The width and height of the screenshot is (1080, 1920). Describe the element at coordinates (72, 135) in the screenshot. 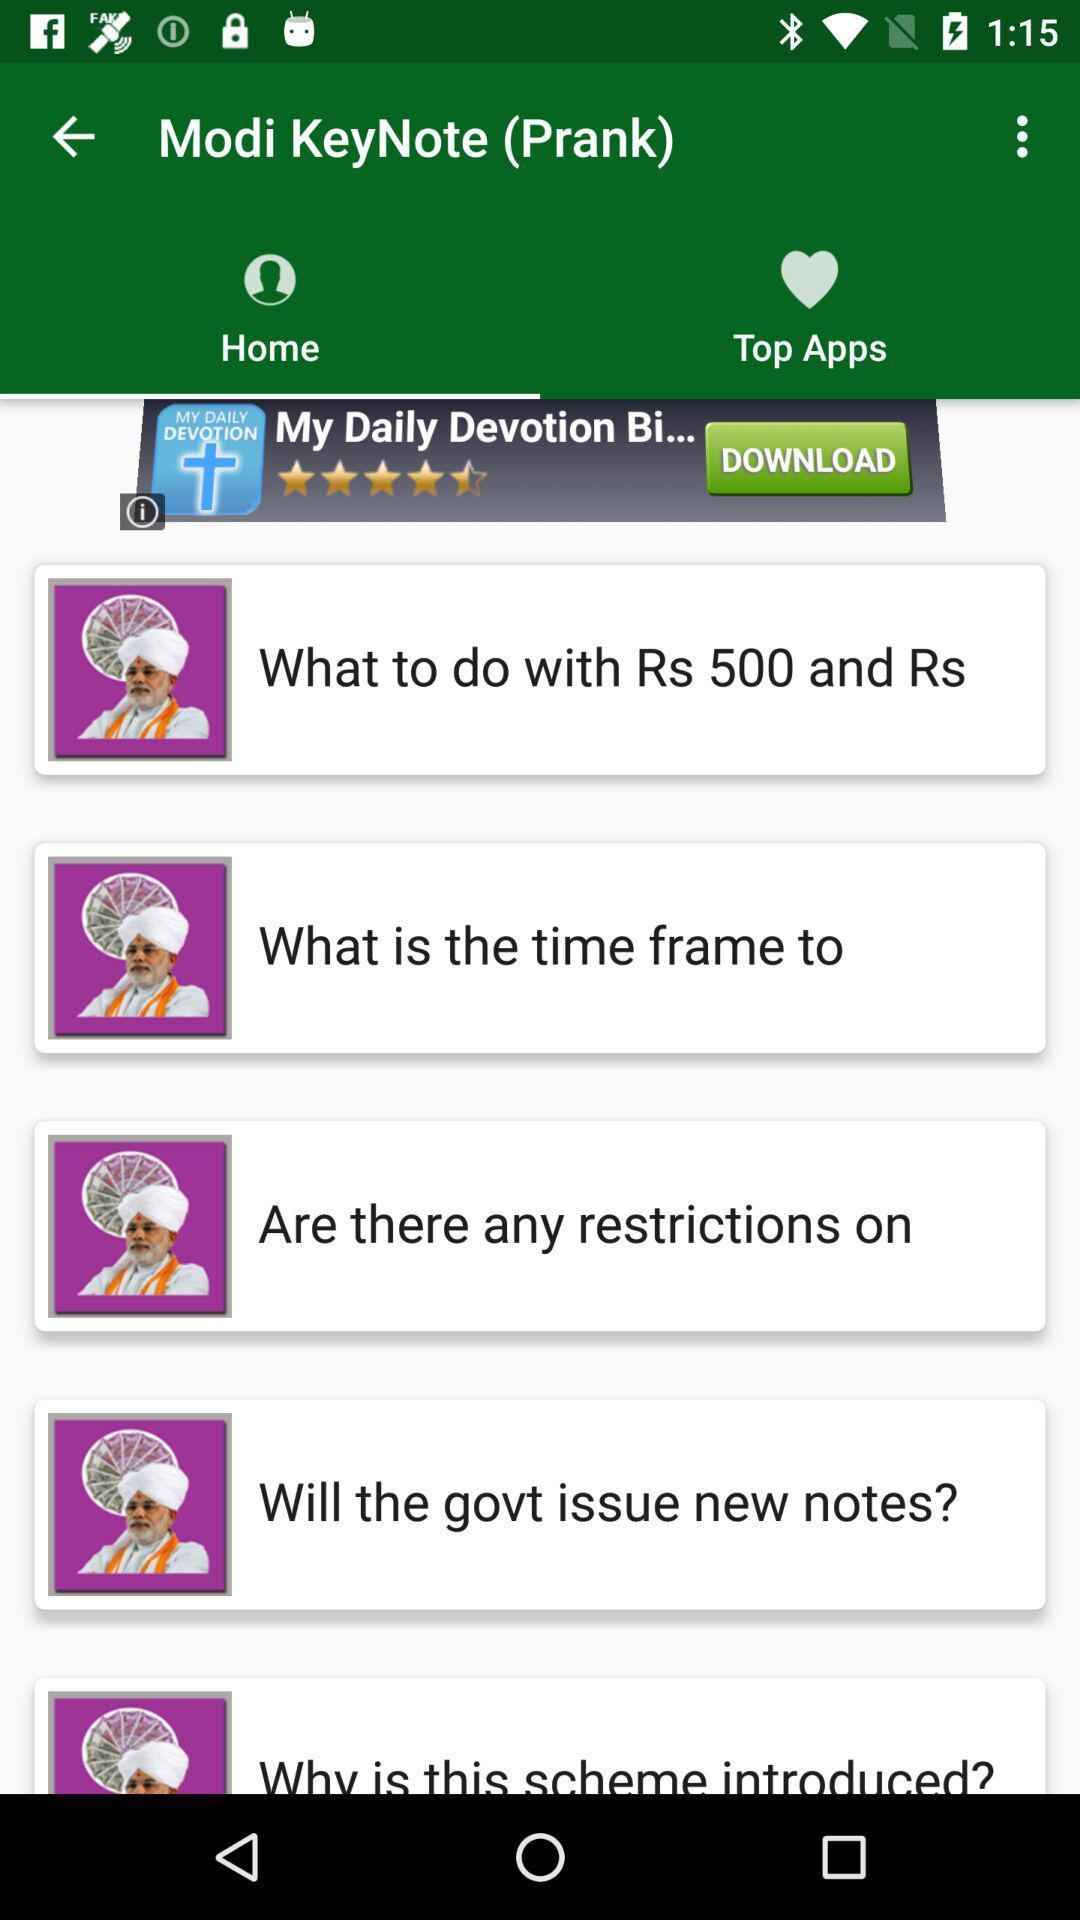

I see `the item above the home item` at that location.